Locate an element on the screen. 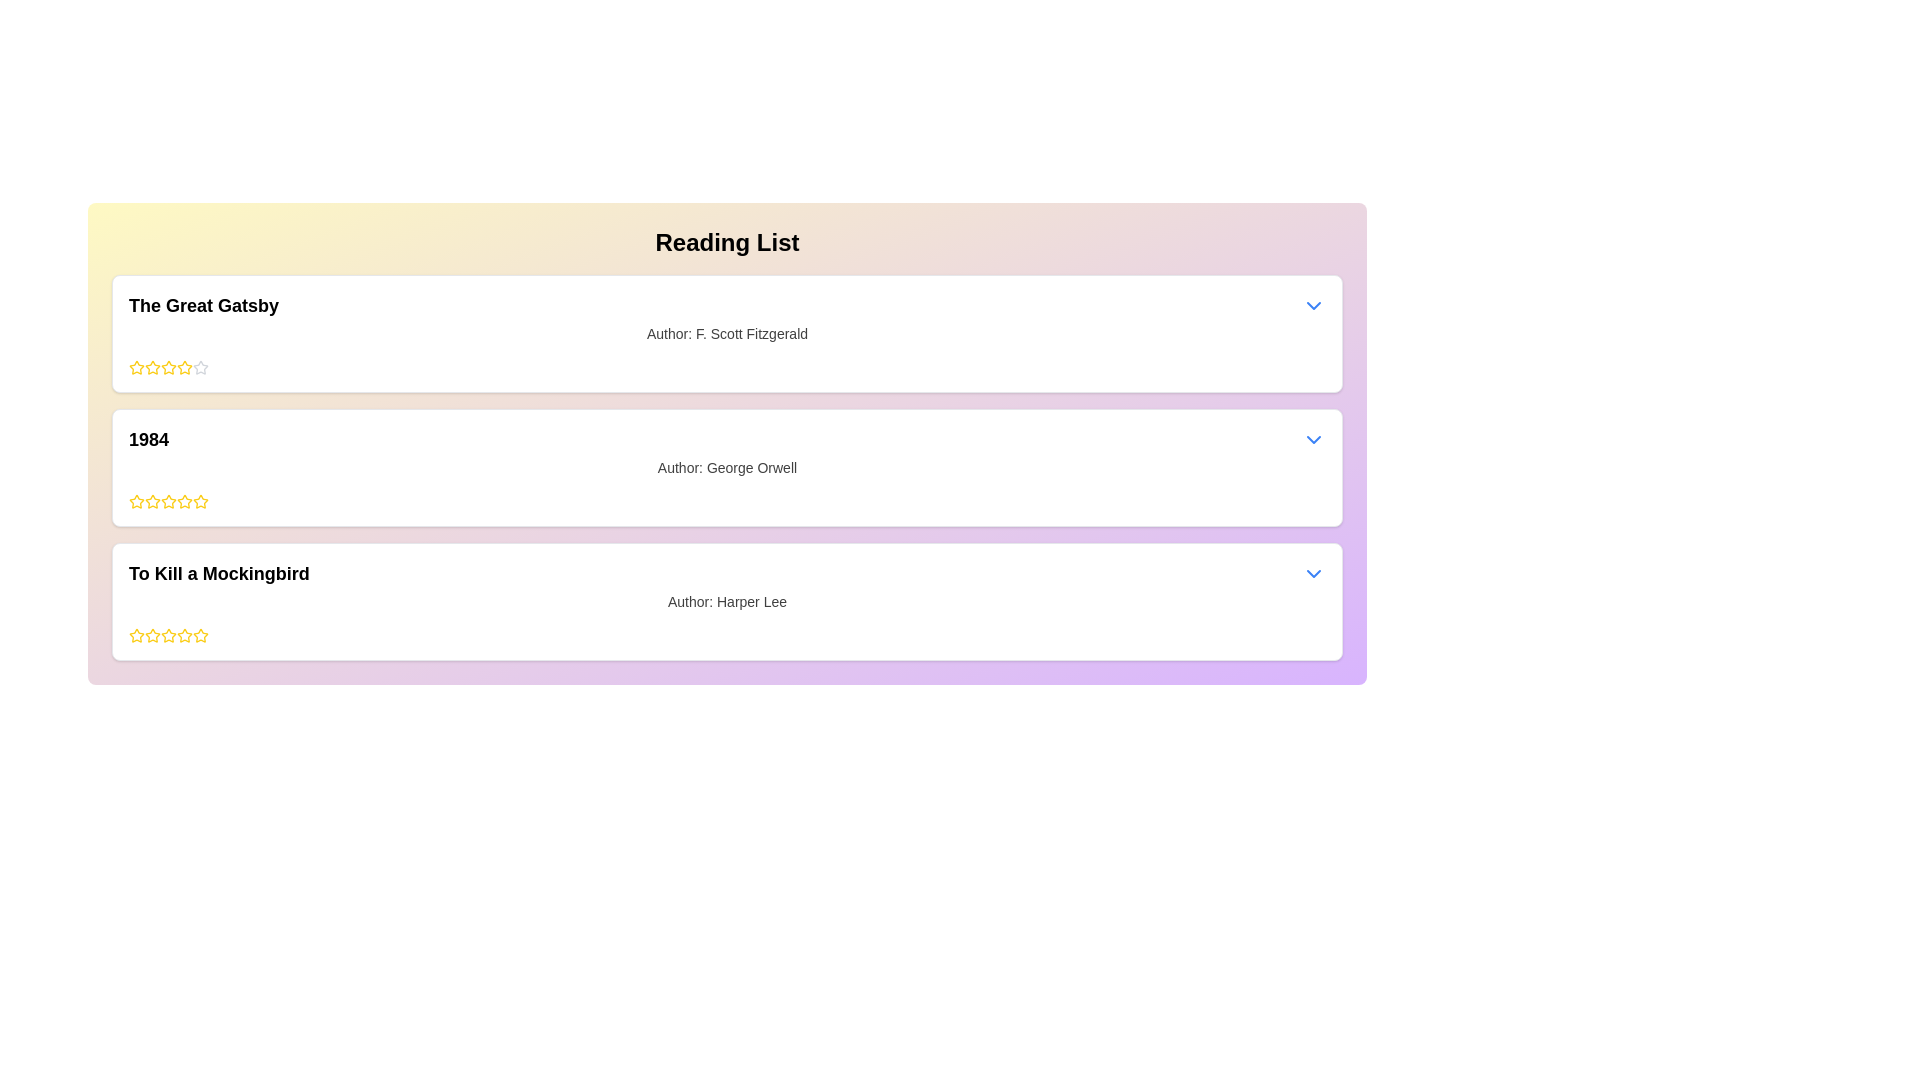 This screenshot has width=1920, height=1080. the dropdown toggle button (chevron) located on the right side of the '1984' listing to trigger hover effects is located at coordinates (1314, 438).